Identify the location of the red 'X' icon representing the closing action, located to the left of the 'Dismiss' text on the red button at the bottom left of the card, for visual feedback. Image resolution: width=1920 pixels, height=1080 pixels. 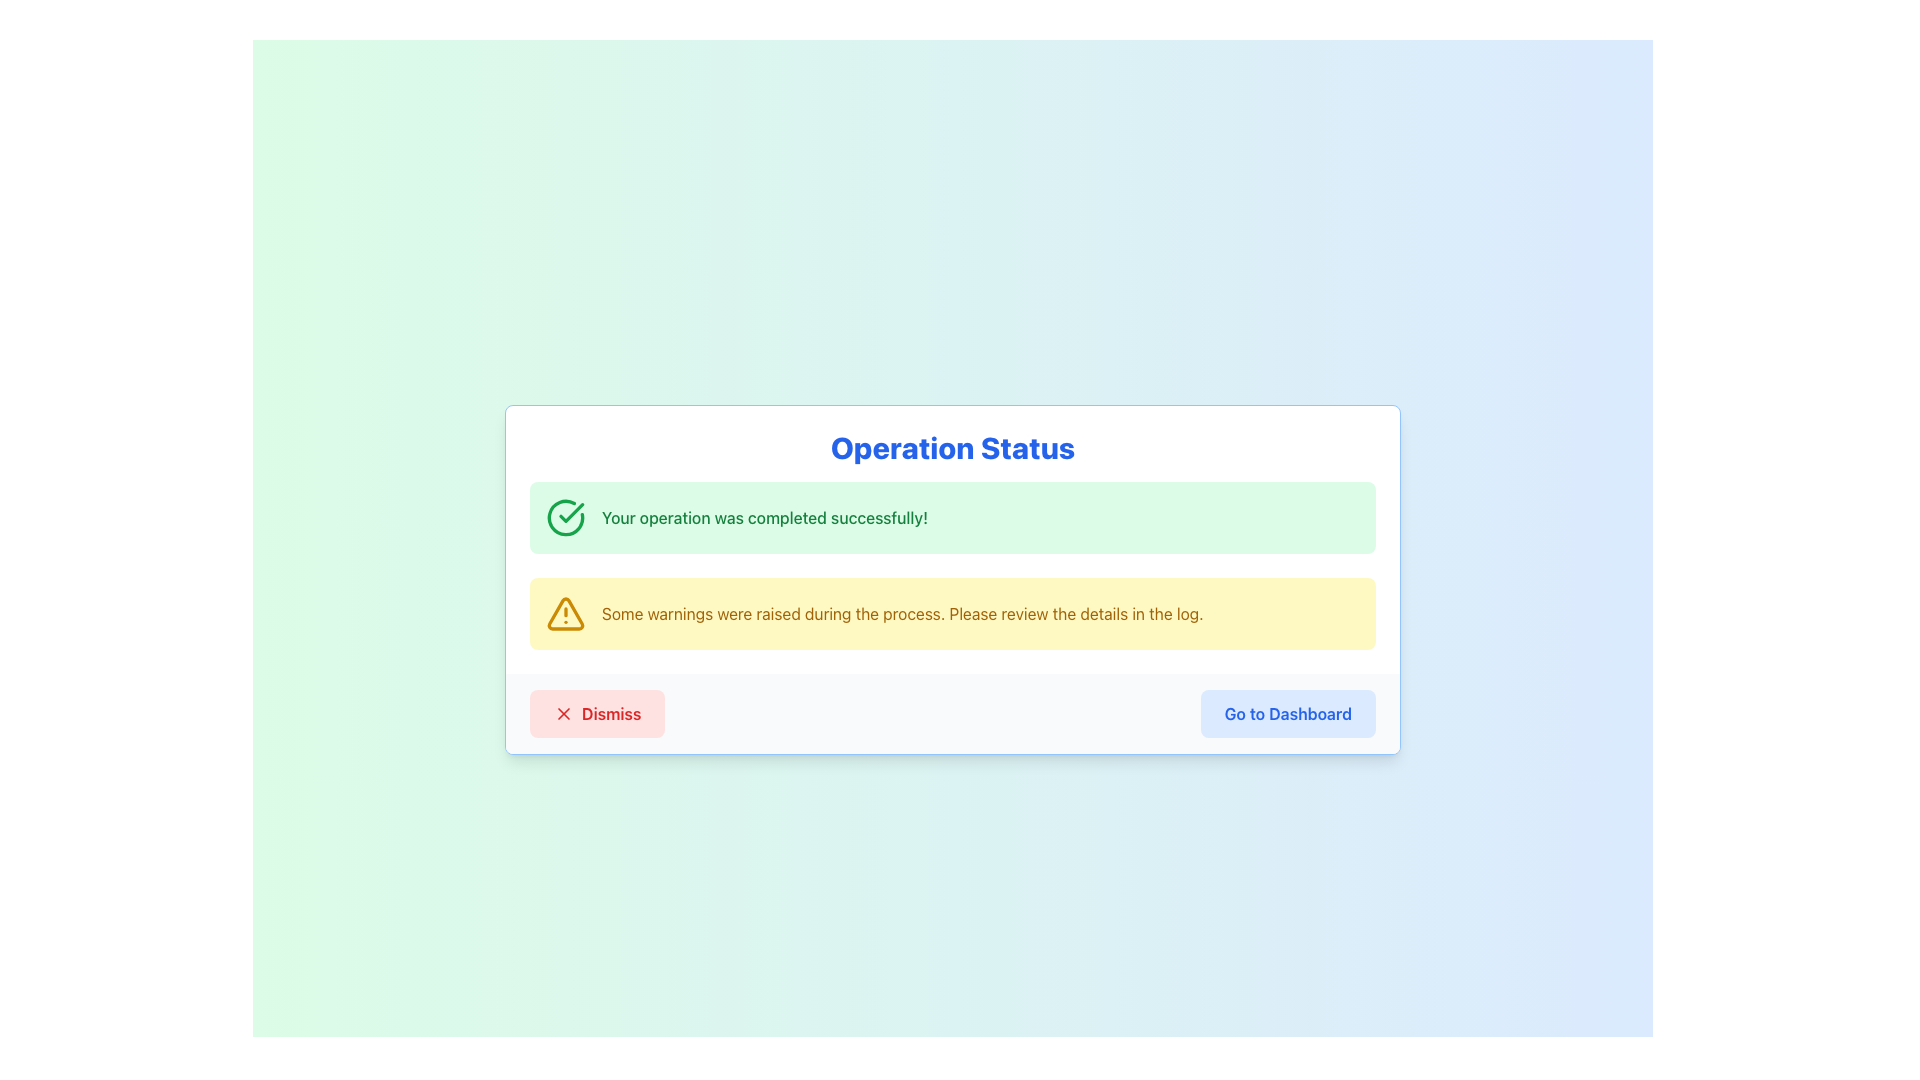
(563, 712).